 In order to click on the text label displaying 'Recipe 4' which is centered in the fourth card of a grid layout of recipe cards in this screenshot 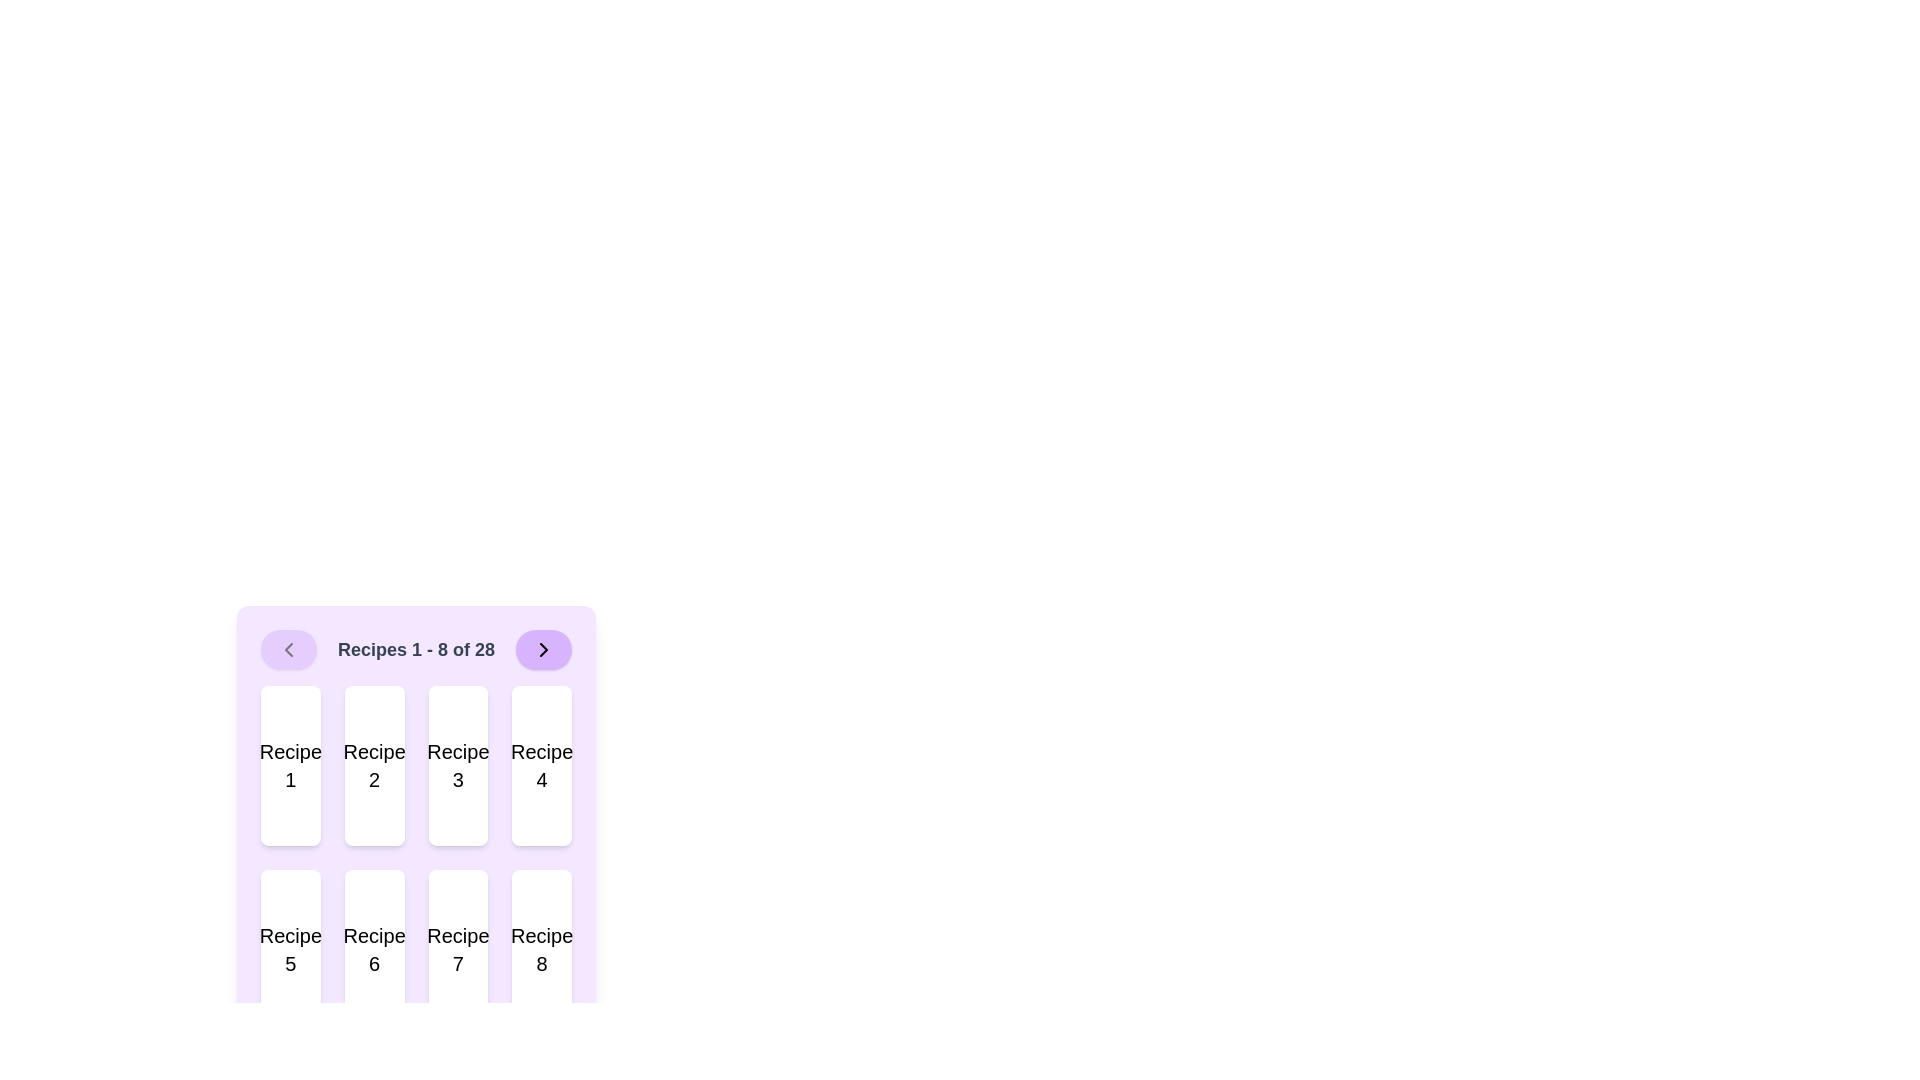, I will do `click(542, 765)`.